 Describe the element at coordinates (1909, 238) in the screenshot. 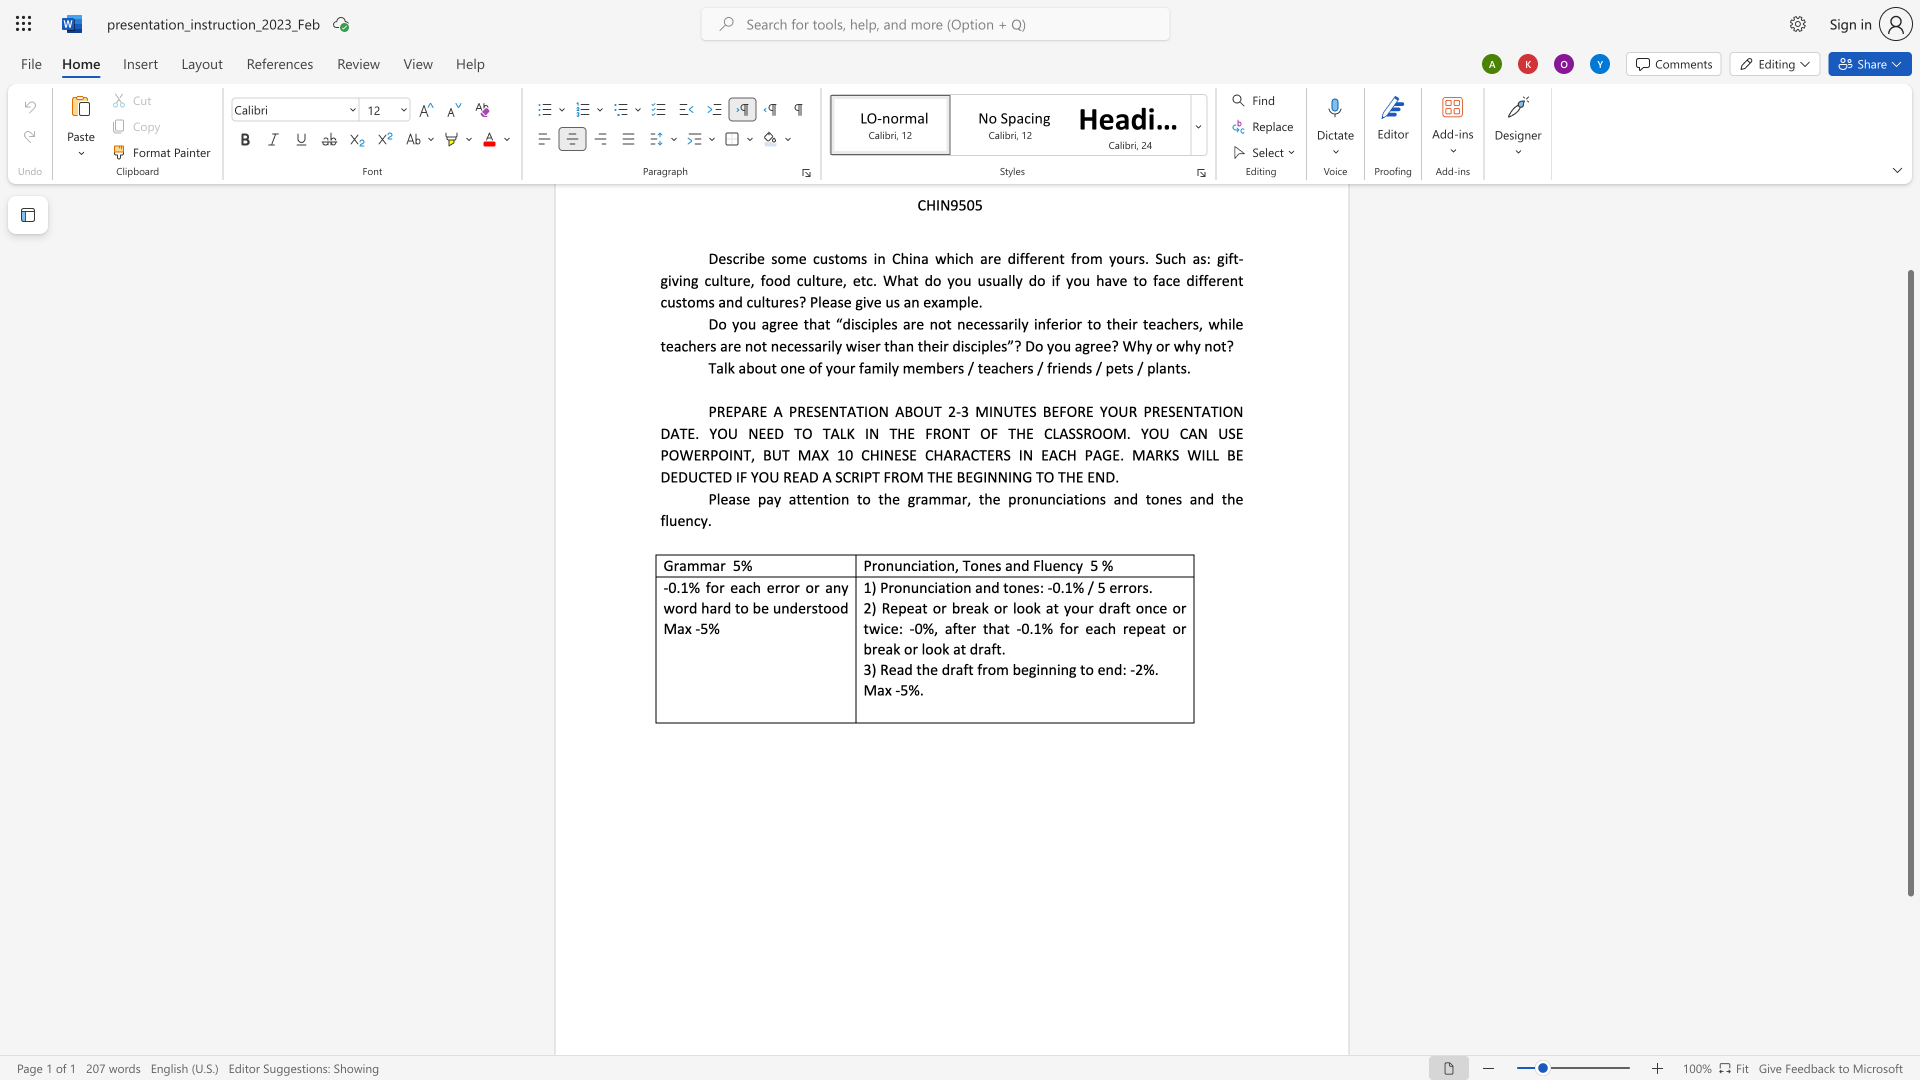

I see `the scrollbar on the right to move the page upward` at that location.